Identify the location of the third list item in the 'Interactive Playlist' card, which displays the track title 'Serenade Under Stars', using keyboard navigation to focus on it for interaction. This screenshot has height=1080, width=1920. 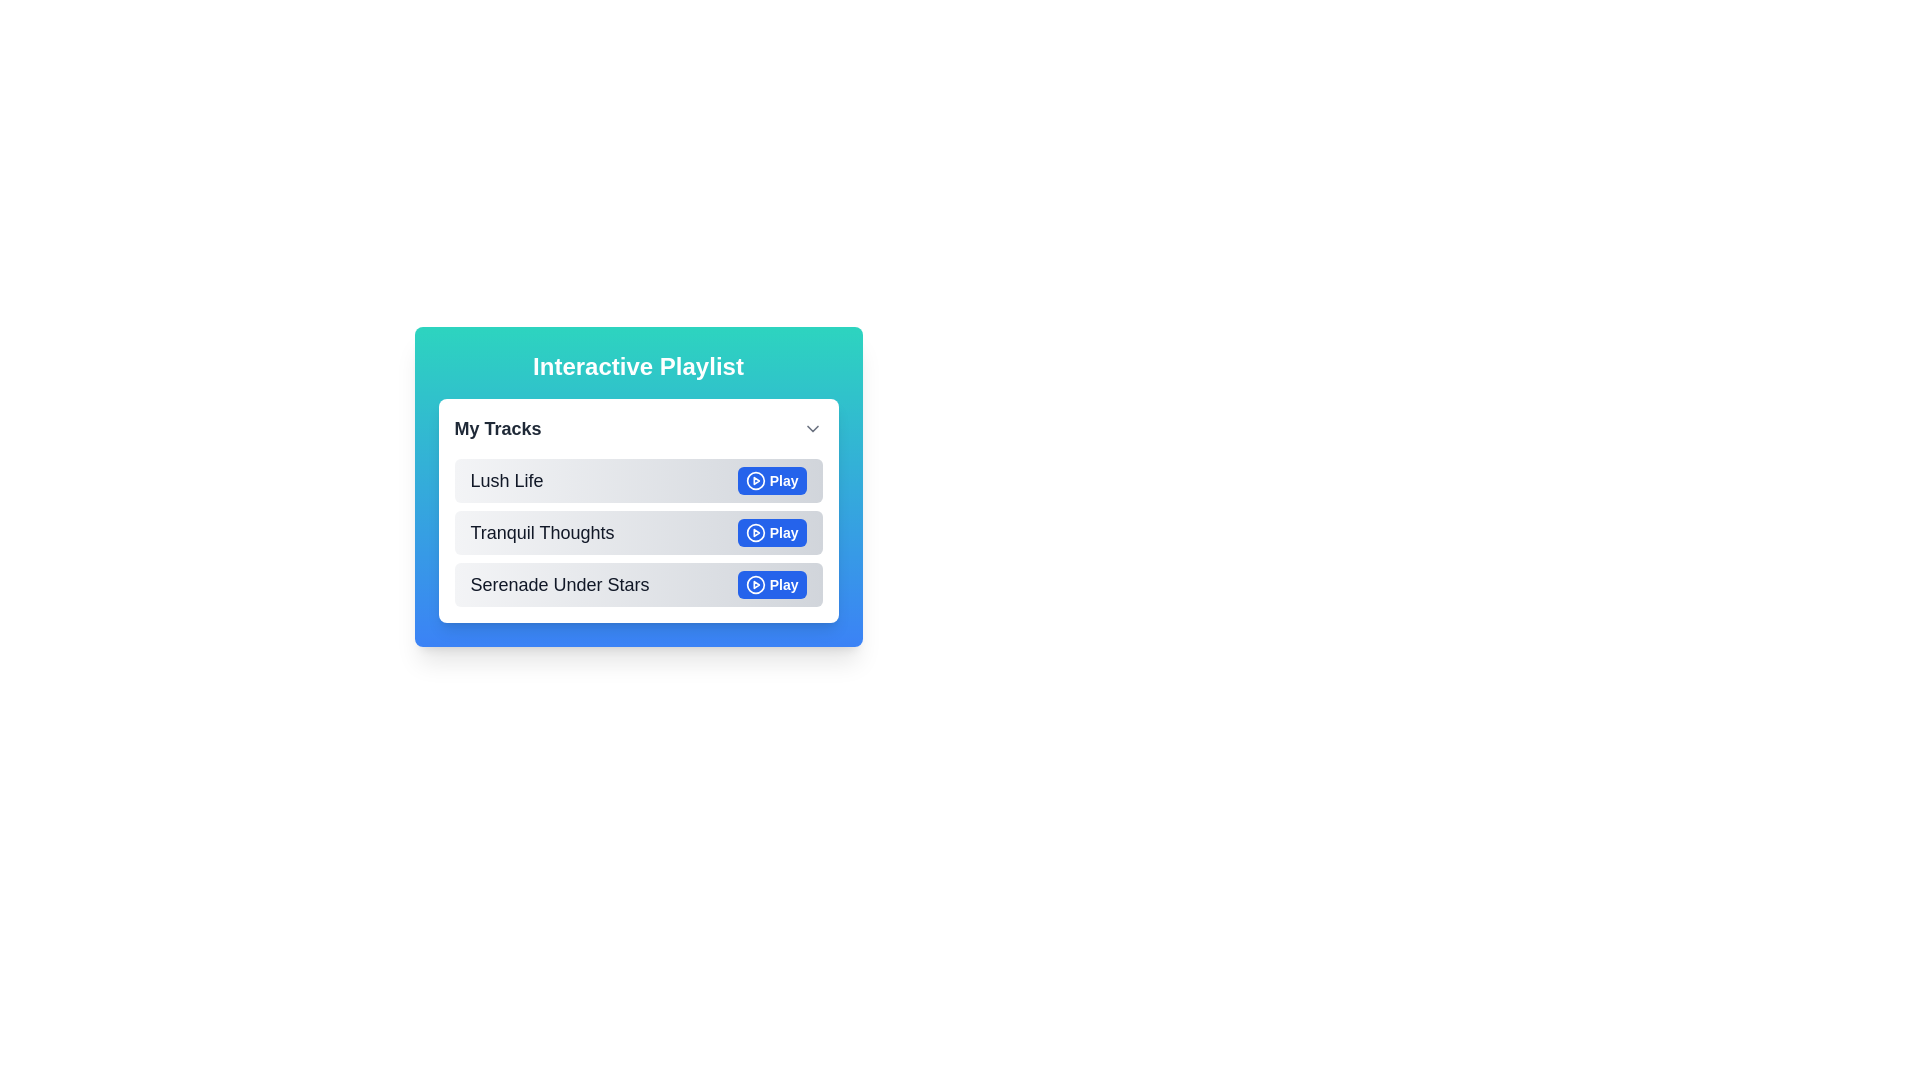
(637, 585).